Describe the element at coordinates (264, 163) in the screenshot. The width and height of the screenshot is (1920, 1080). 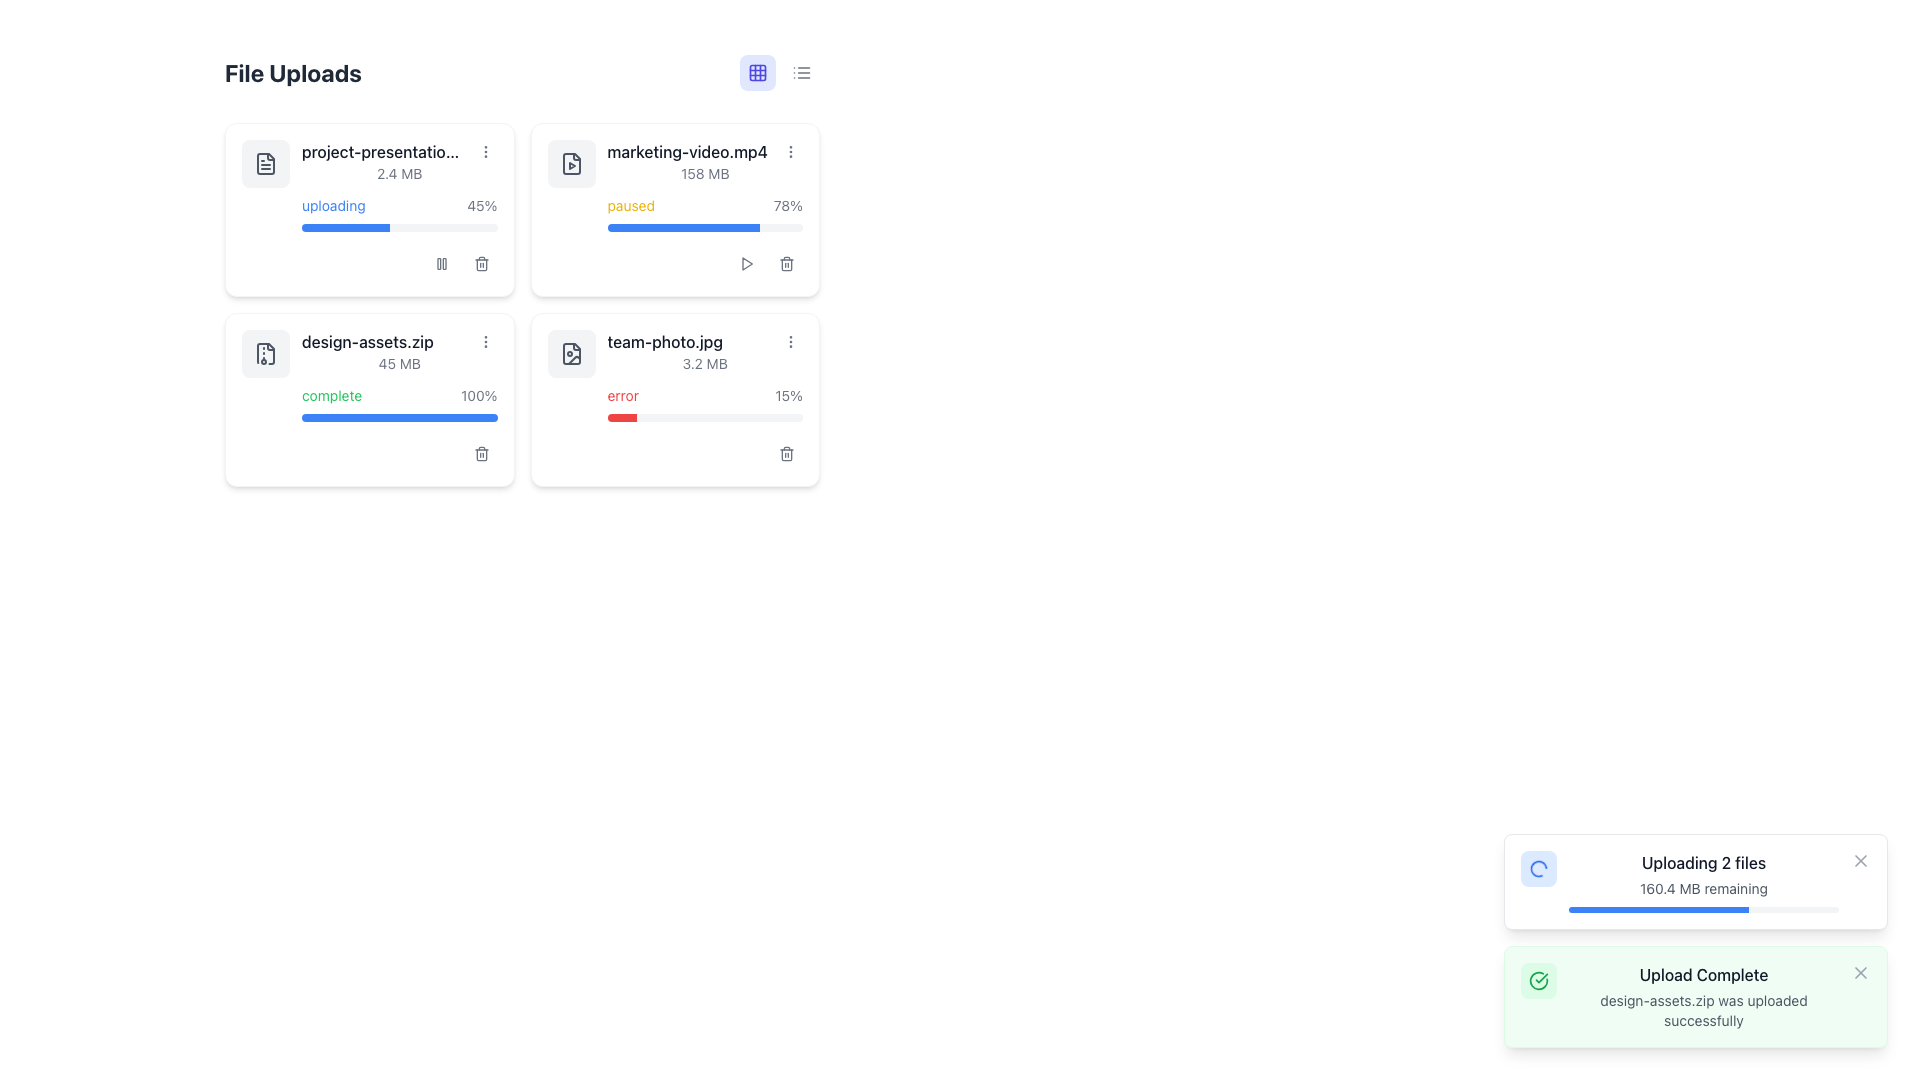
I see `the gray document outline icon representing the 'project-presentation' file type to visualize its representation` at that location.